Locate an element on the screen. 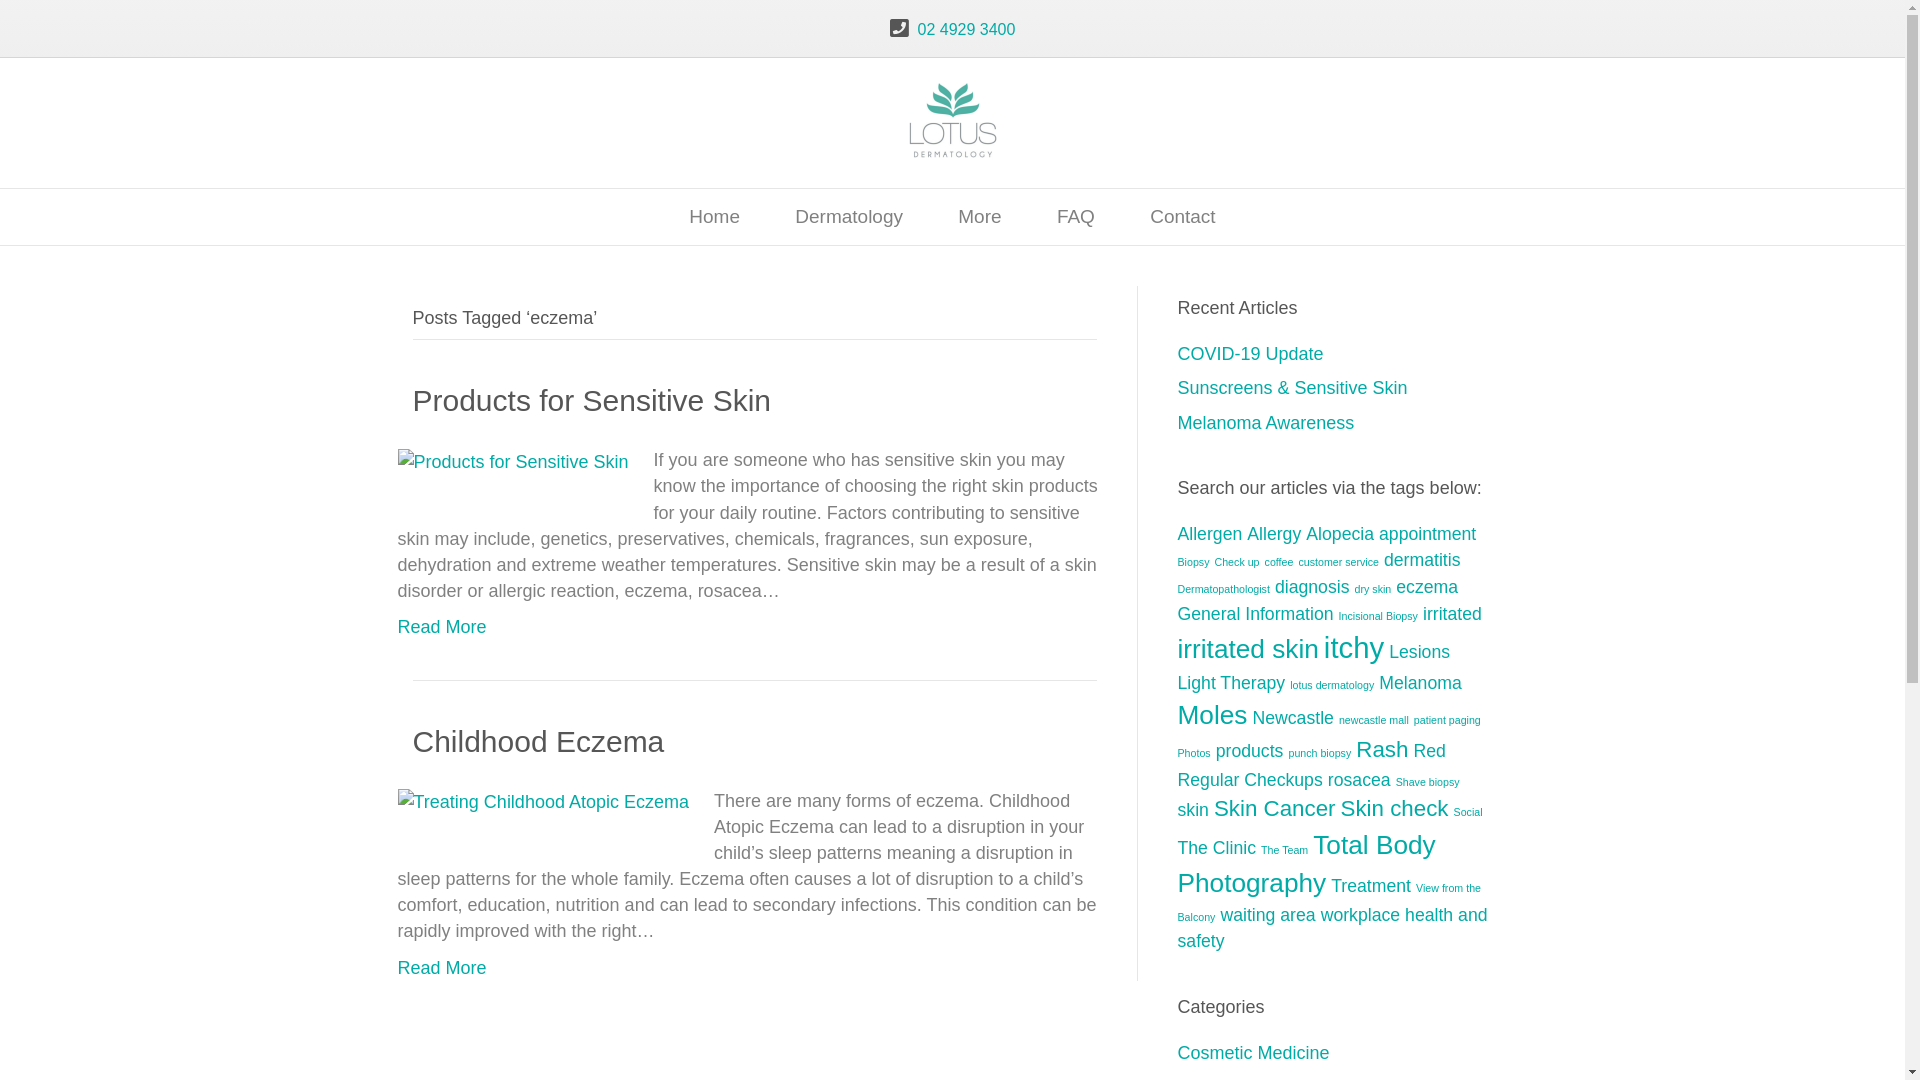  'coffee' is located at coordinates (1278, 562).